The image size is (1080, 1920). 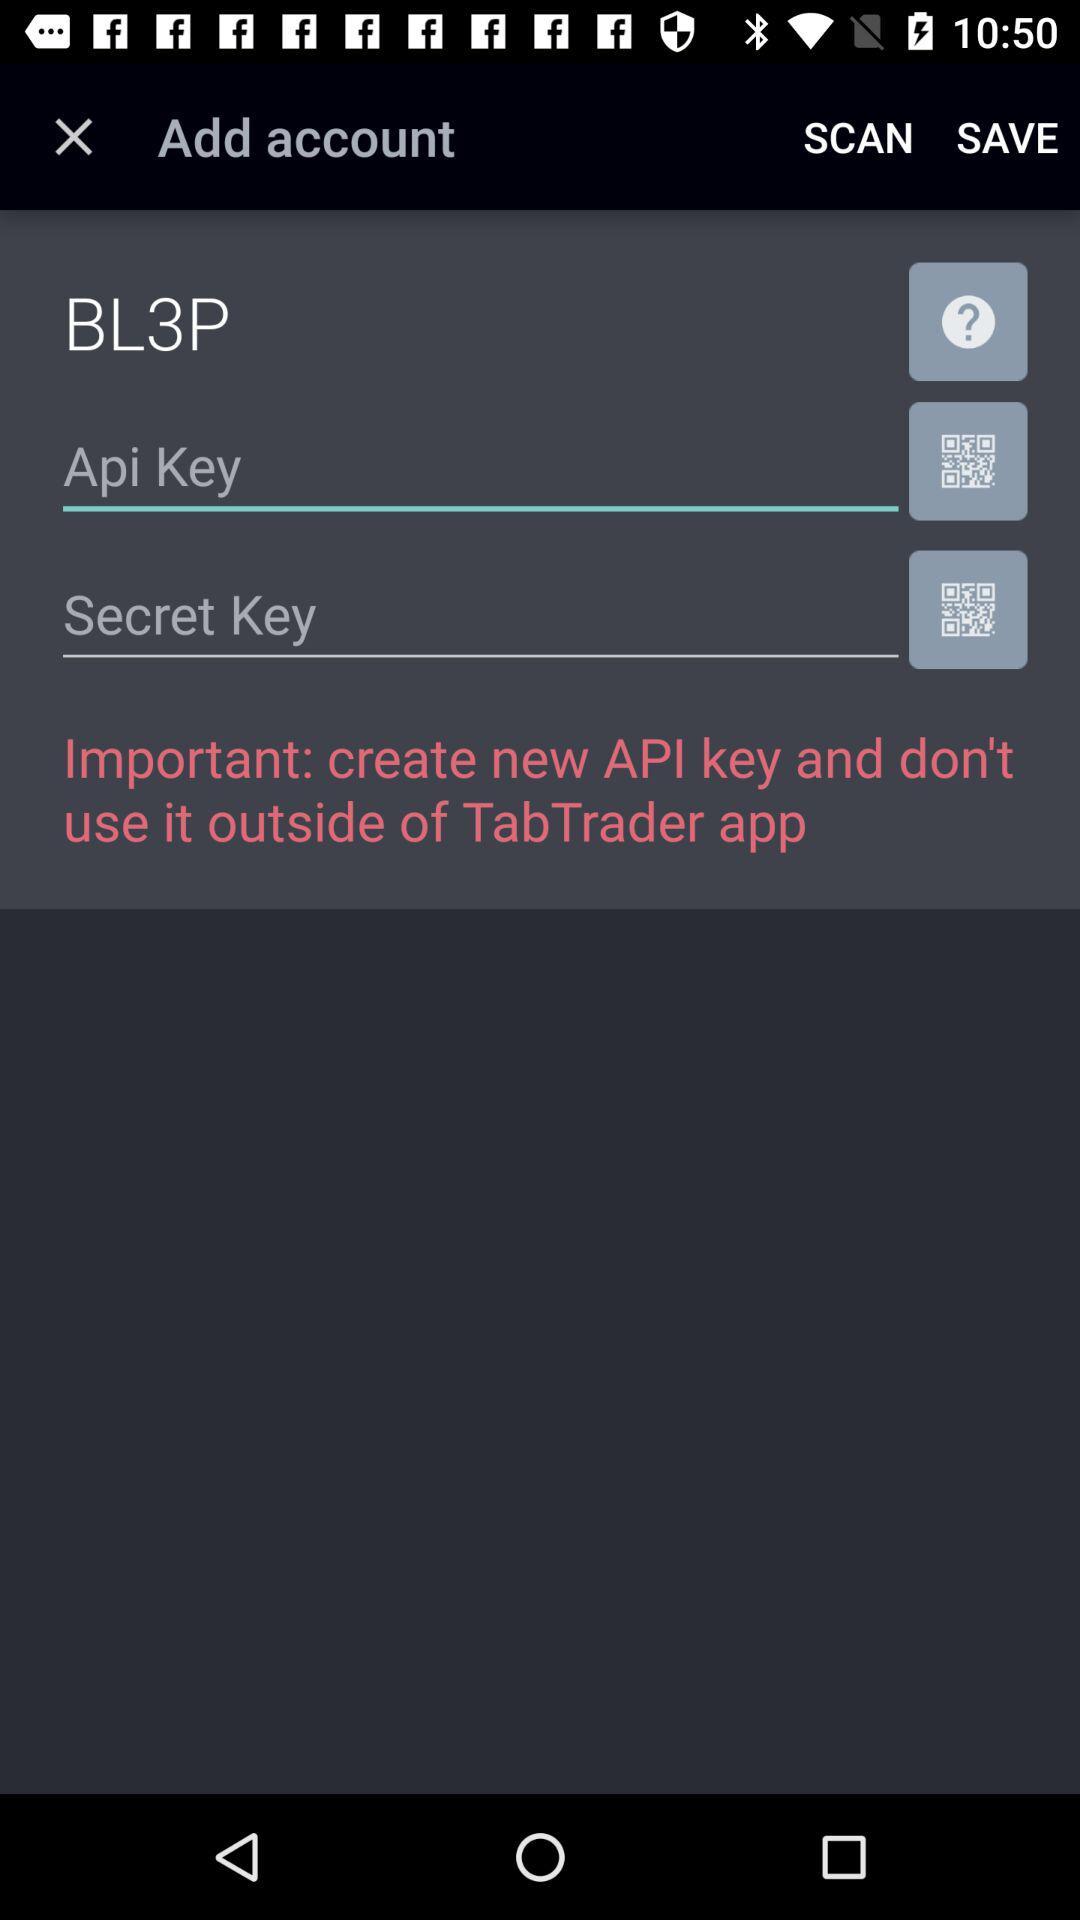 I want to click on the icon to the left of add account app, so click(x=72, y=135).